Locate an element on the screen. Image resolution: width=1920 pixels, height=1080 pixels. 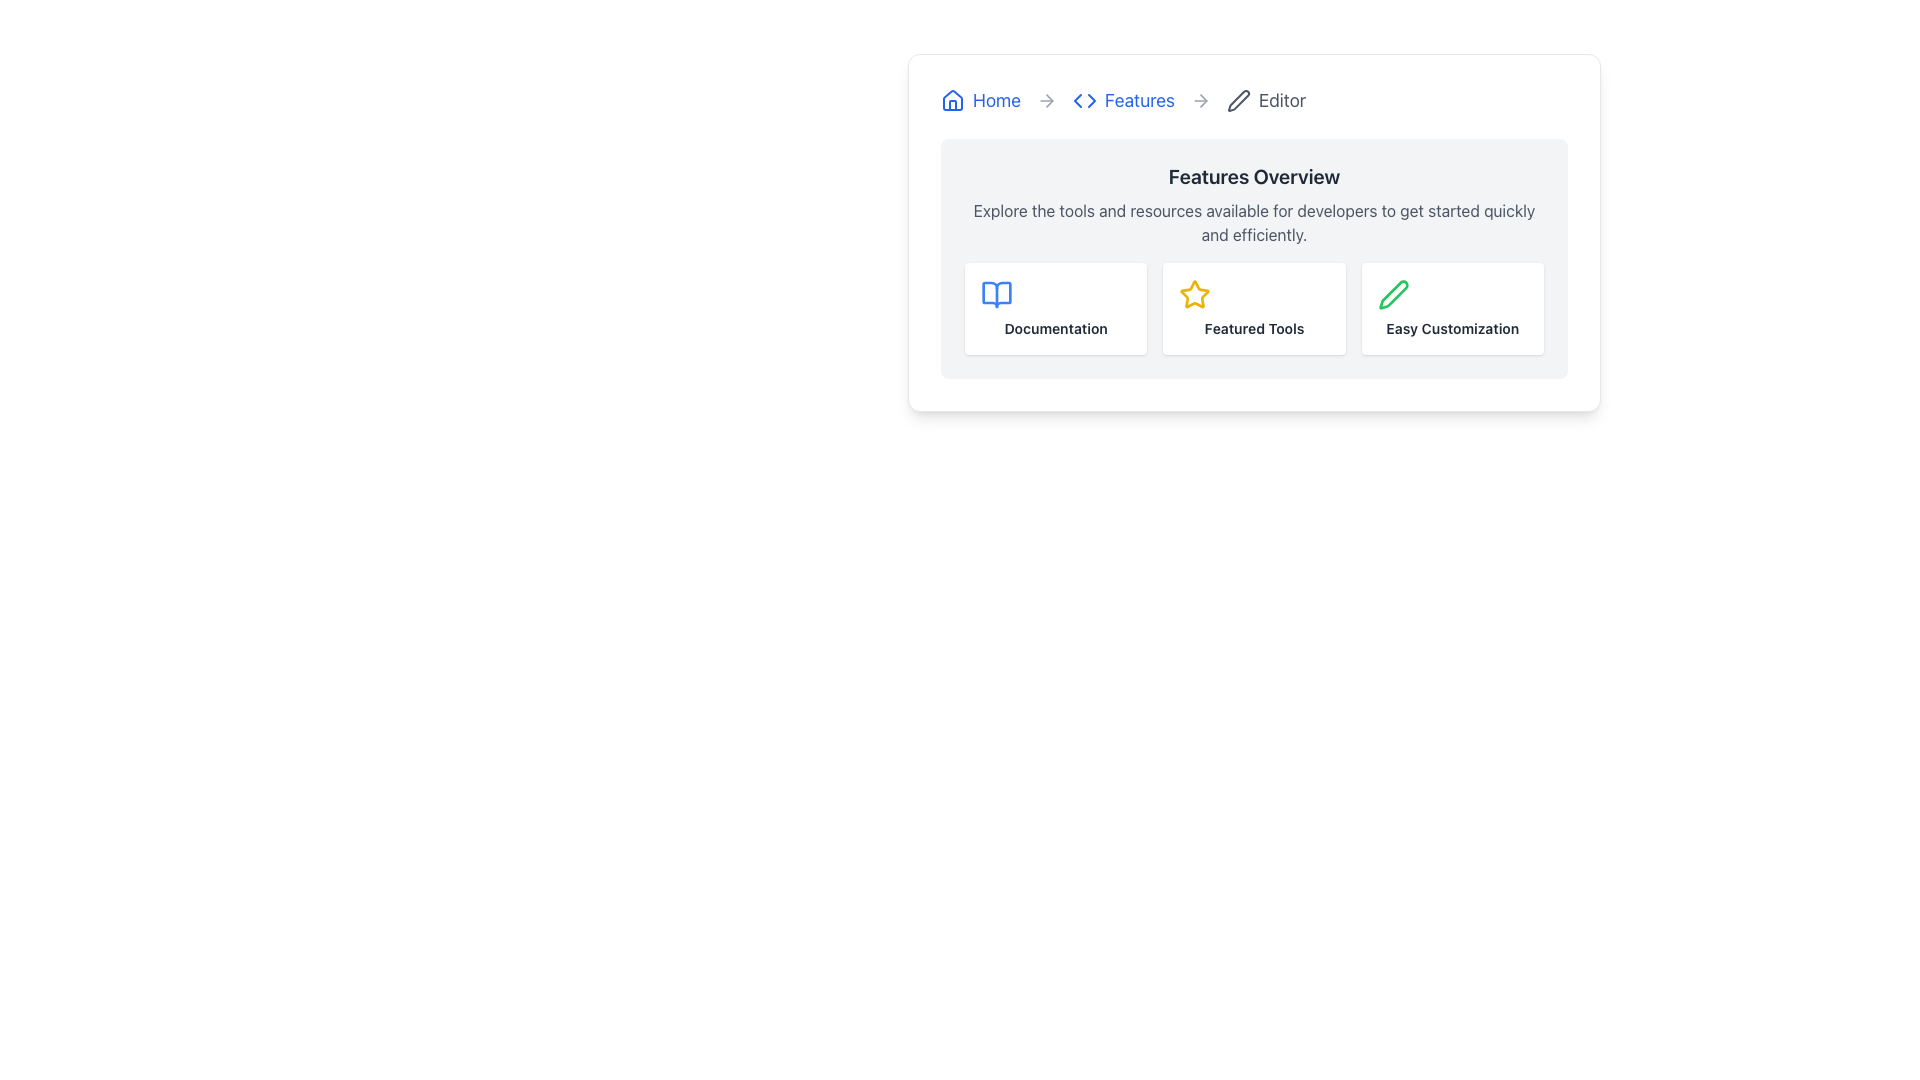
the static text block that displays the content 'Explore the tools and resources available for developers to get started quickly and efficiently.' positioned below the title 'Features Overview' is located at coordinates (1253, 223).